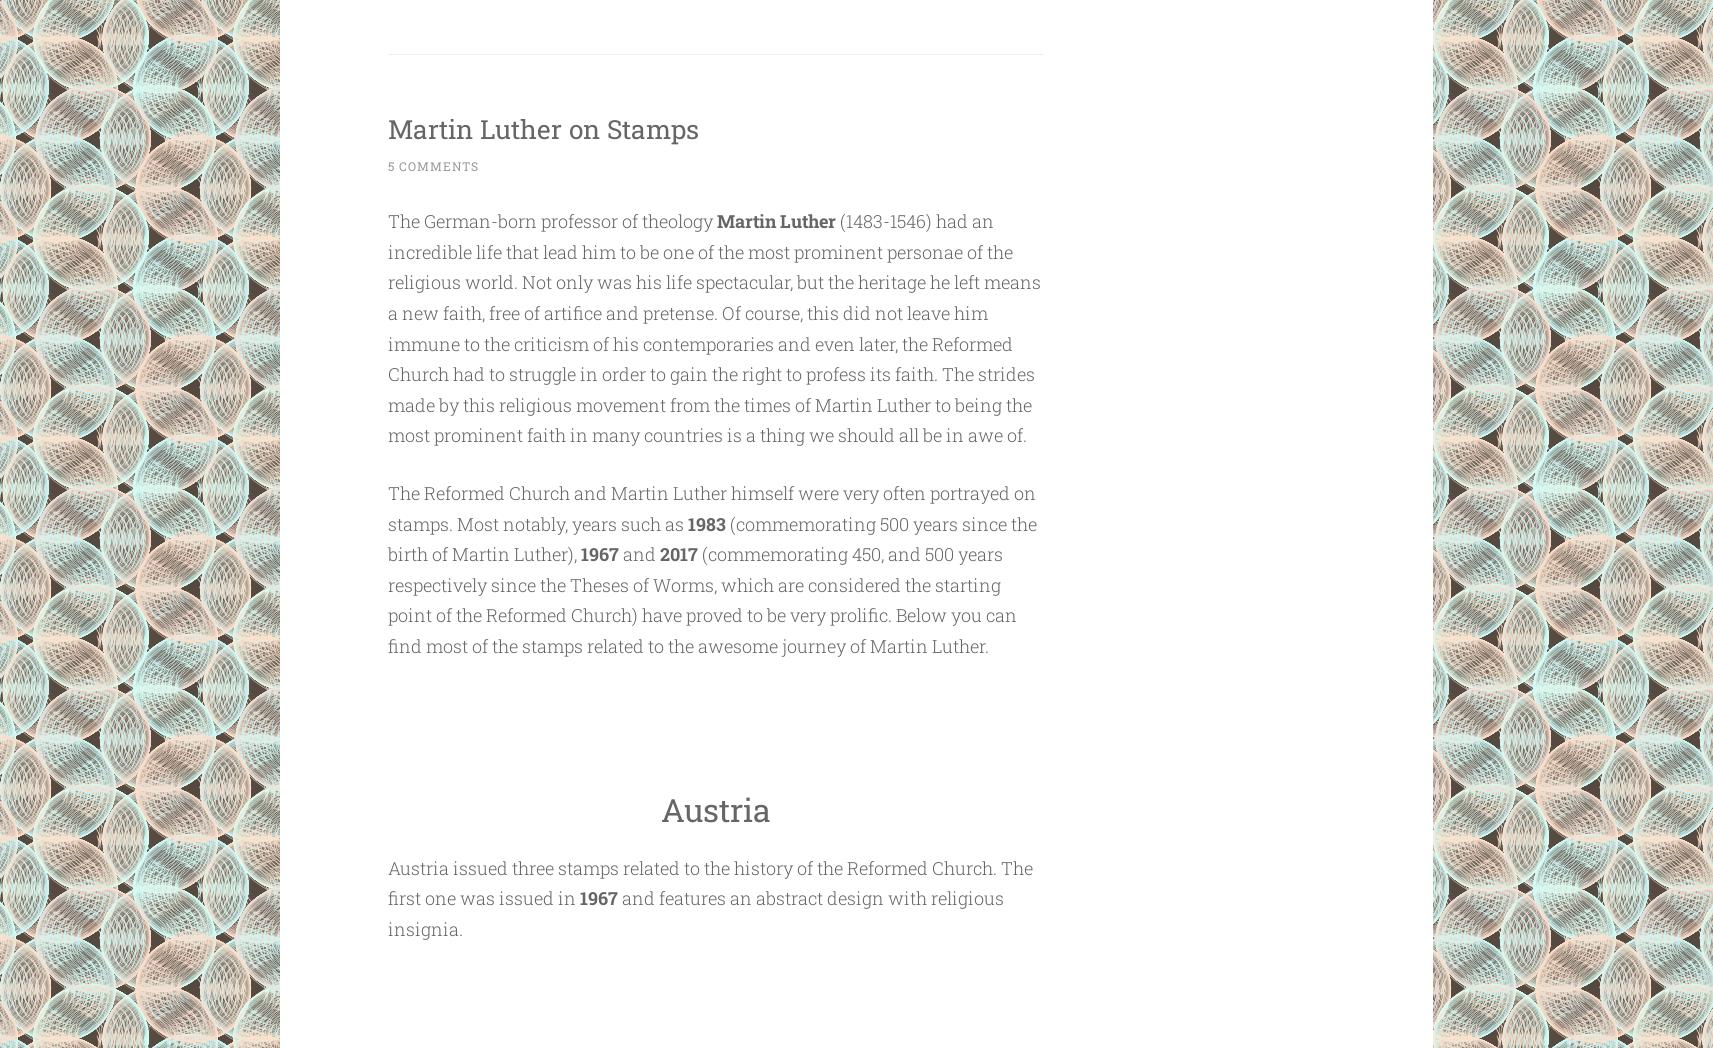 The height and width of the screenshot is (1048, 1713). What do you see at coordinates (705, 522) in the screenshot?
I see `'1983'` at bounding box center [705, 522].